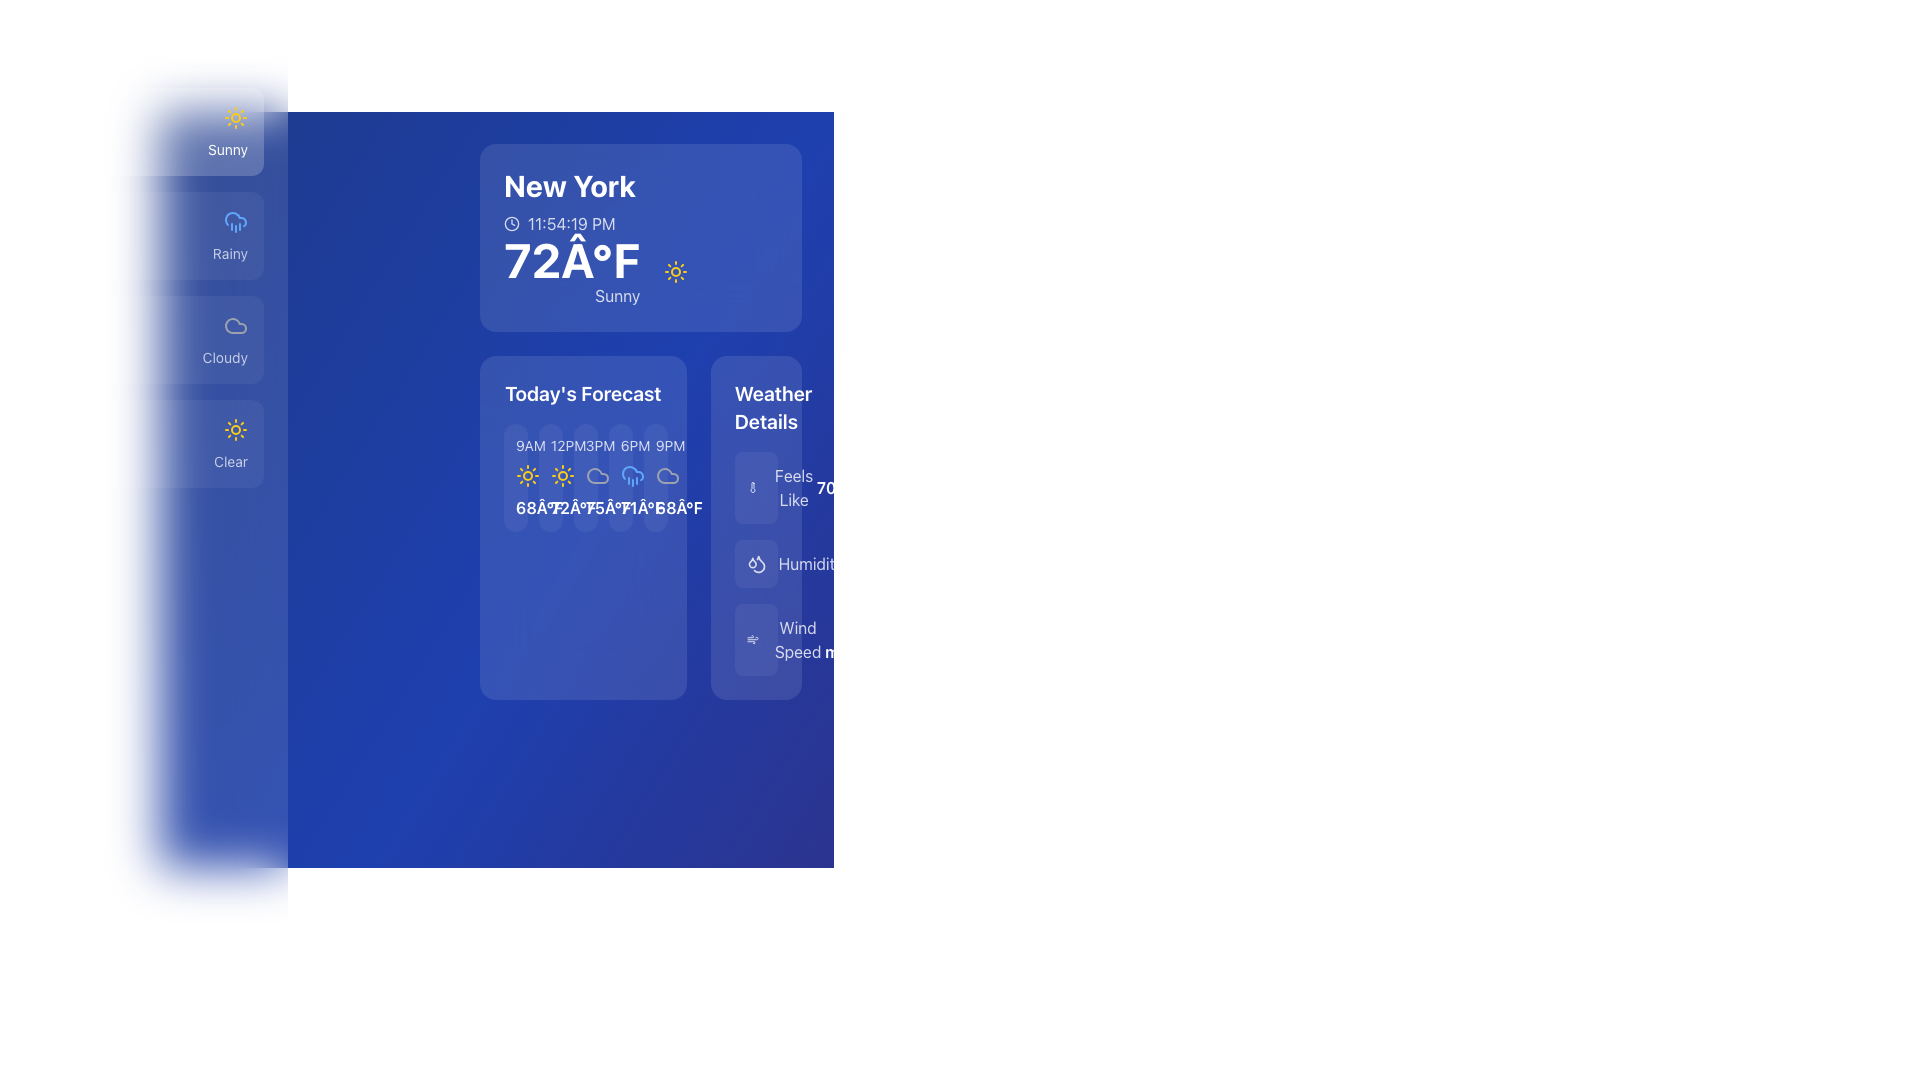 The width and height of the screenshot is (1920, 1080). I want to click on the humidity icon, which is a small graphical representation of two droplets of water, located in the 'Weather Details' section, within the rounded rectangular segment labeled 'Humidity', so click(755, 563).